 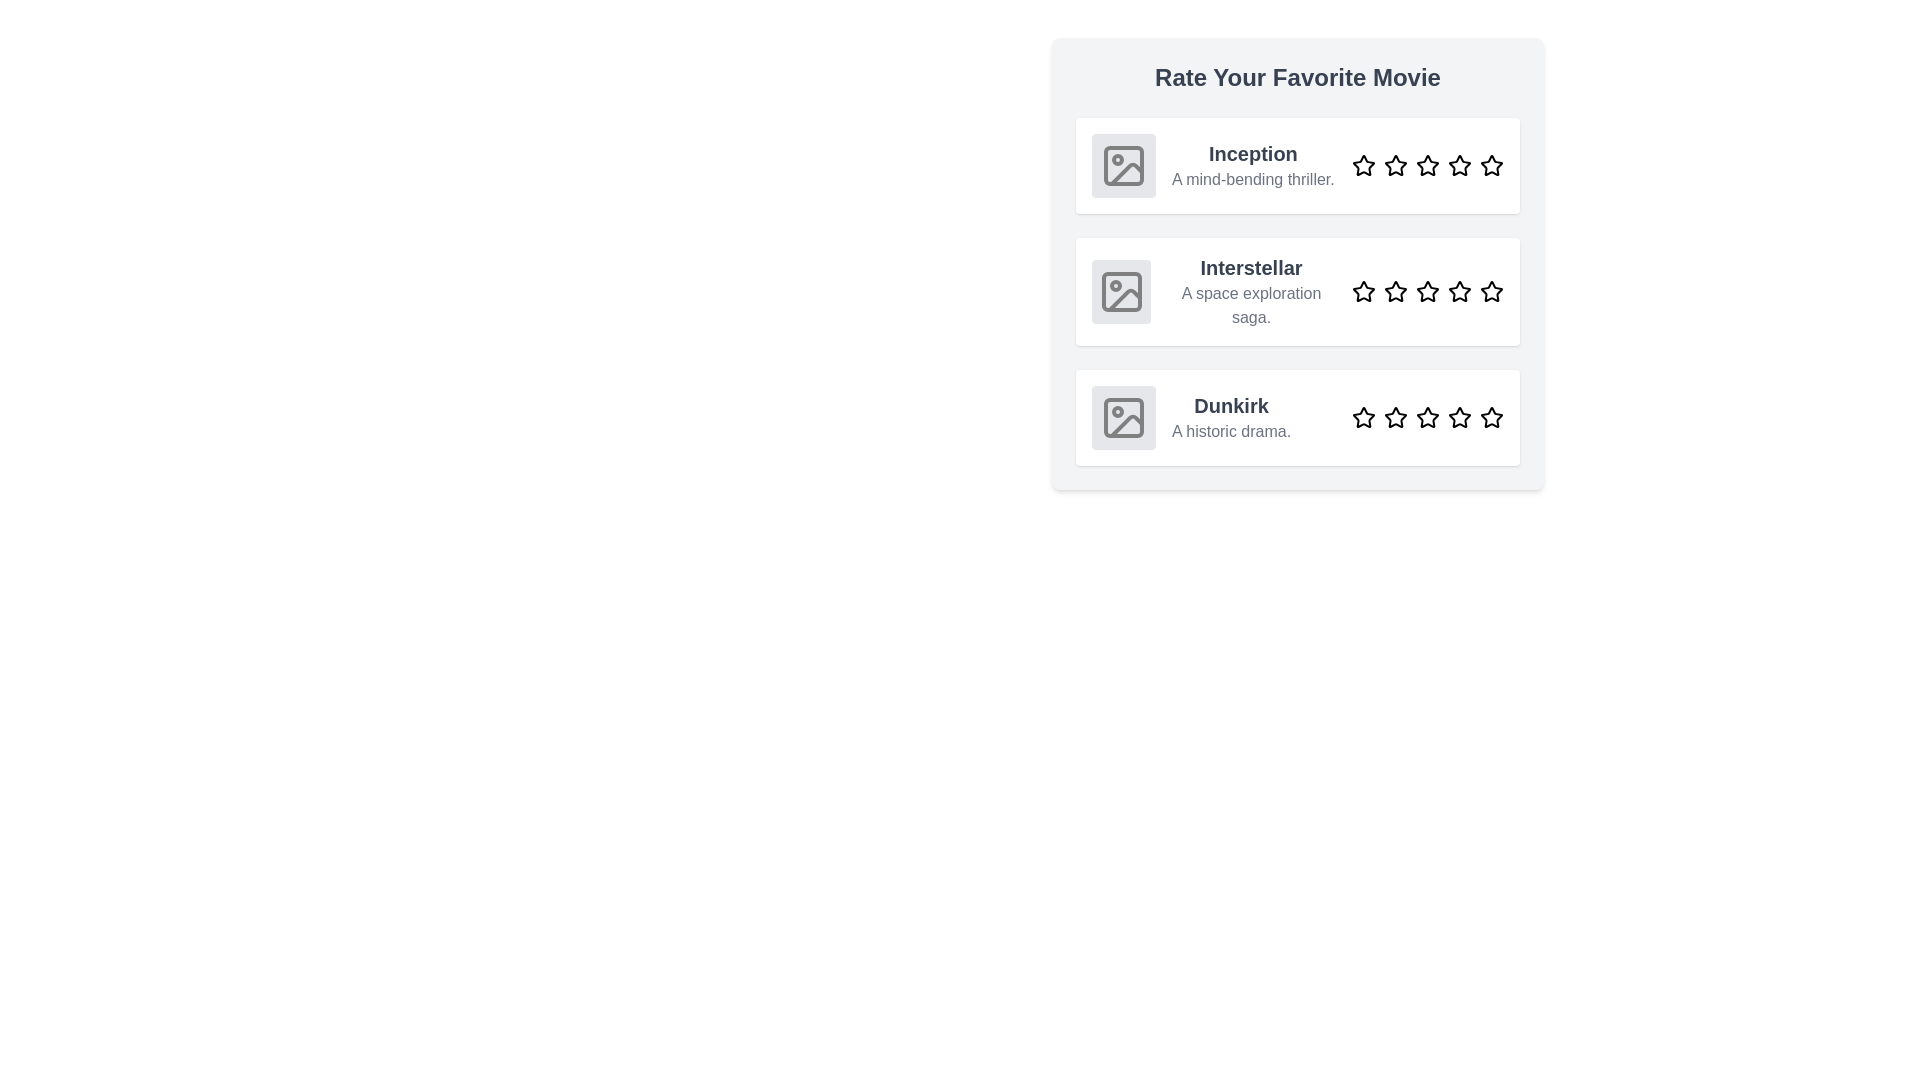 I want to click on the fifth star icon in the rating section of the movie 'Dunkirk' to assign the highest rating, so click(x=1492, y=416).